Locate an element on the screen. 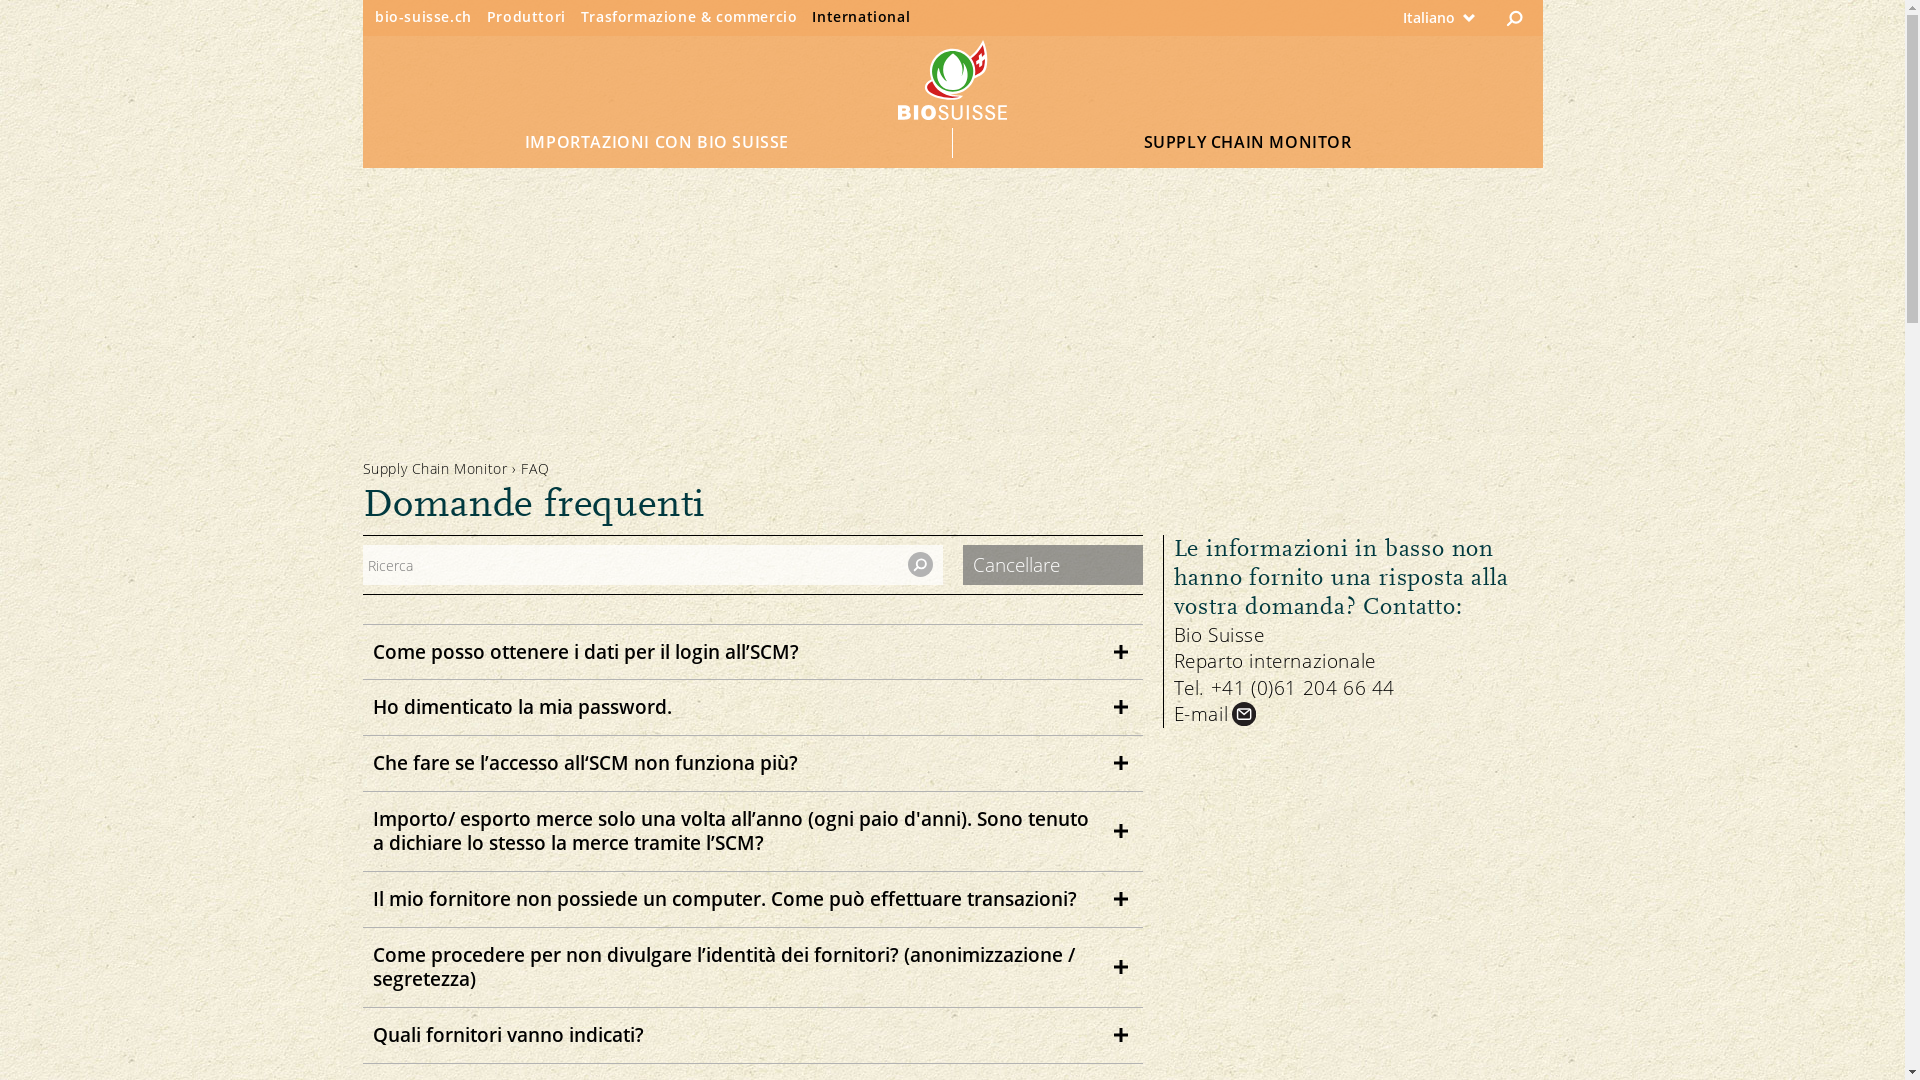 This screenshot has width=1920, height=1080. 'Cancellare' is located at coordinates (963, 564).